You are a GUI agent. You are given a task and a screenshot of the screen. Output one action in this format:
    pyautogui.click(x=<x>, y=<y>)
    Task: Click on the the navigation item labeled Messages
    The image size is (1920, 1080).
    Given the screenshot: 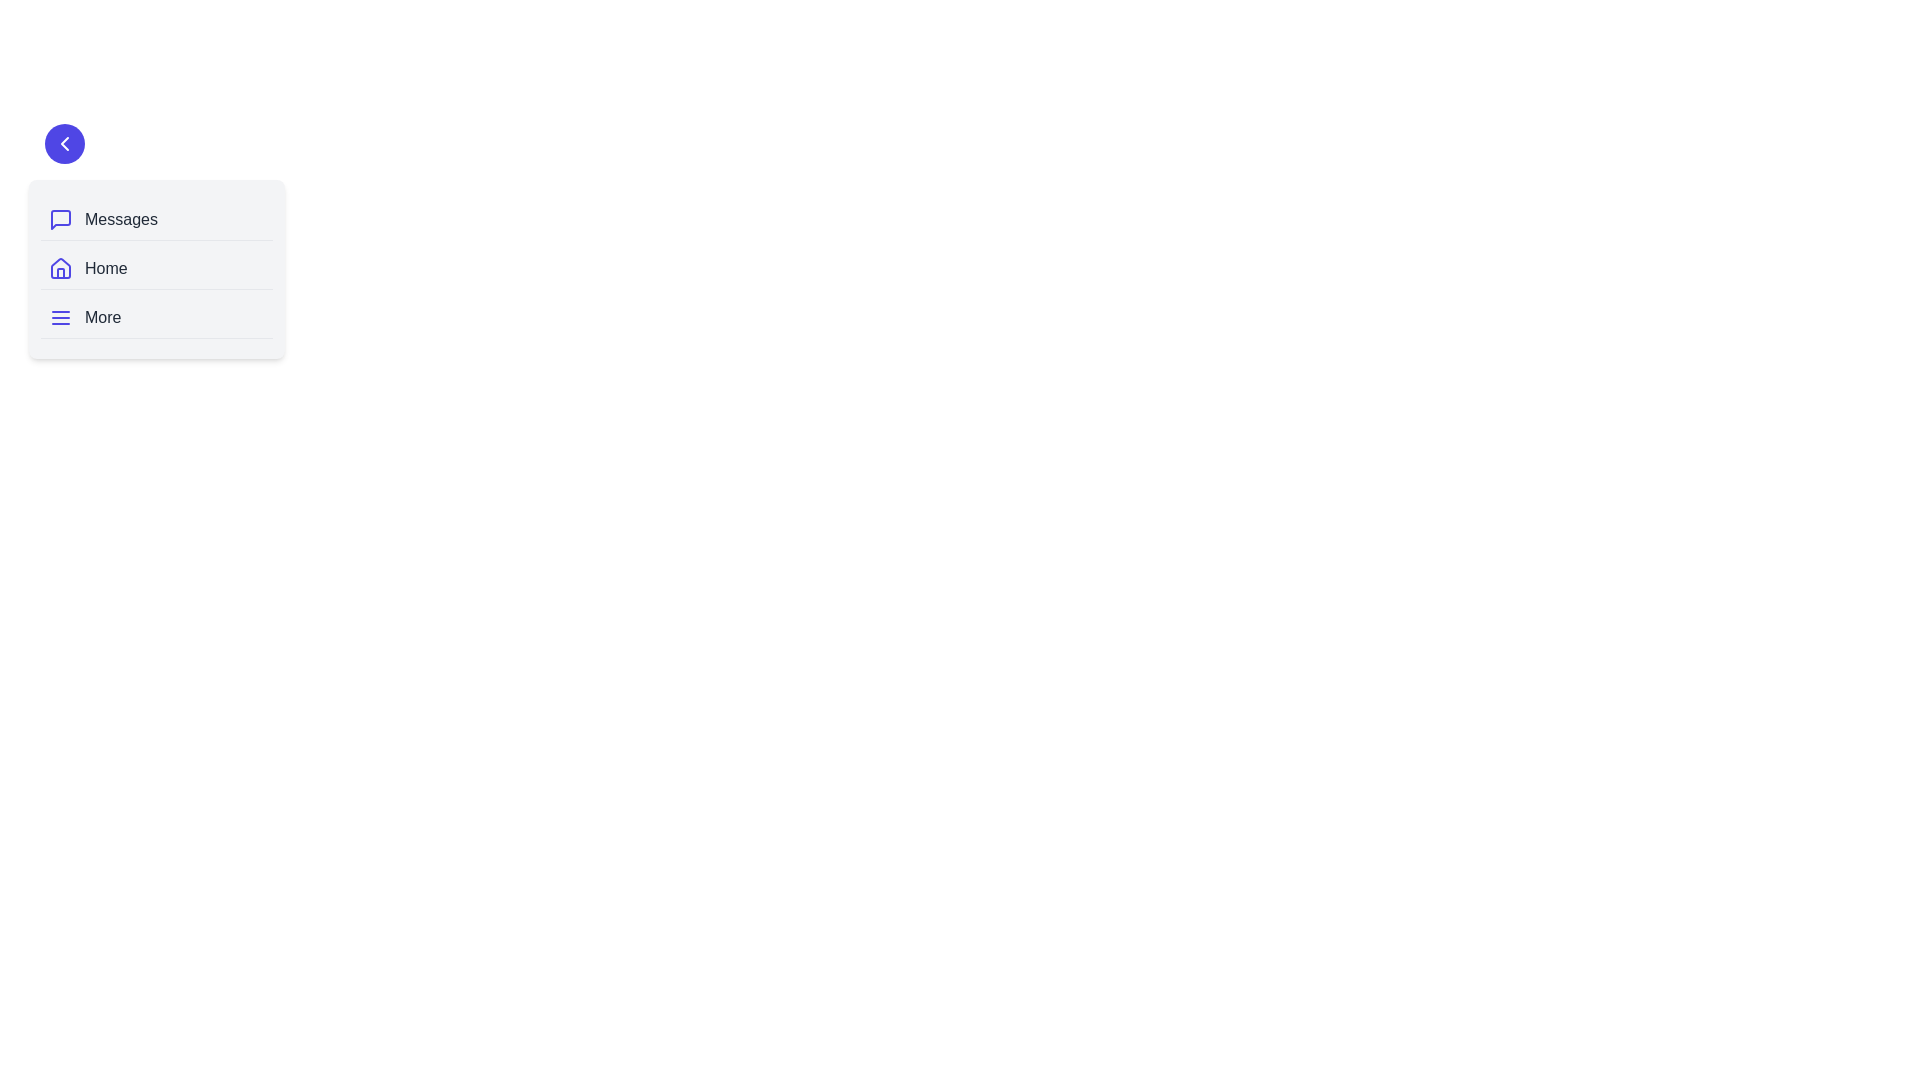 What is the action you would take?
    pyautogui.click(x=156, y=220)
    